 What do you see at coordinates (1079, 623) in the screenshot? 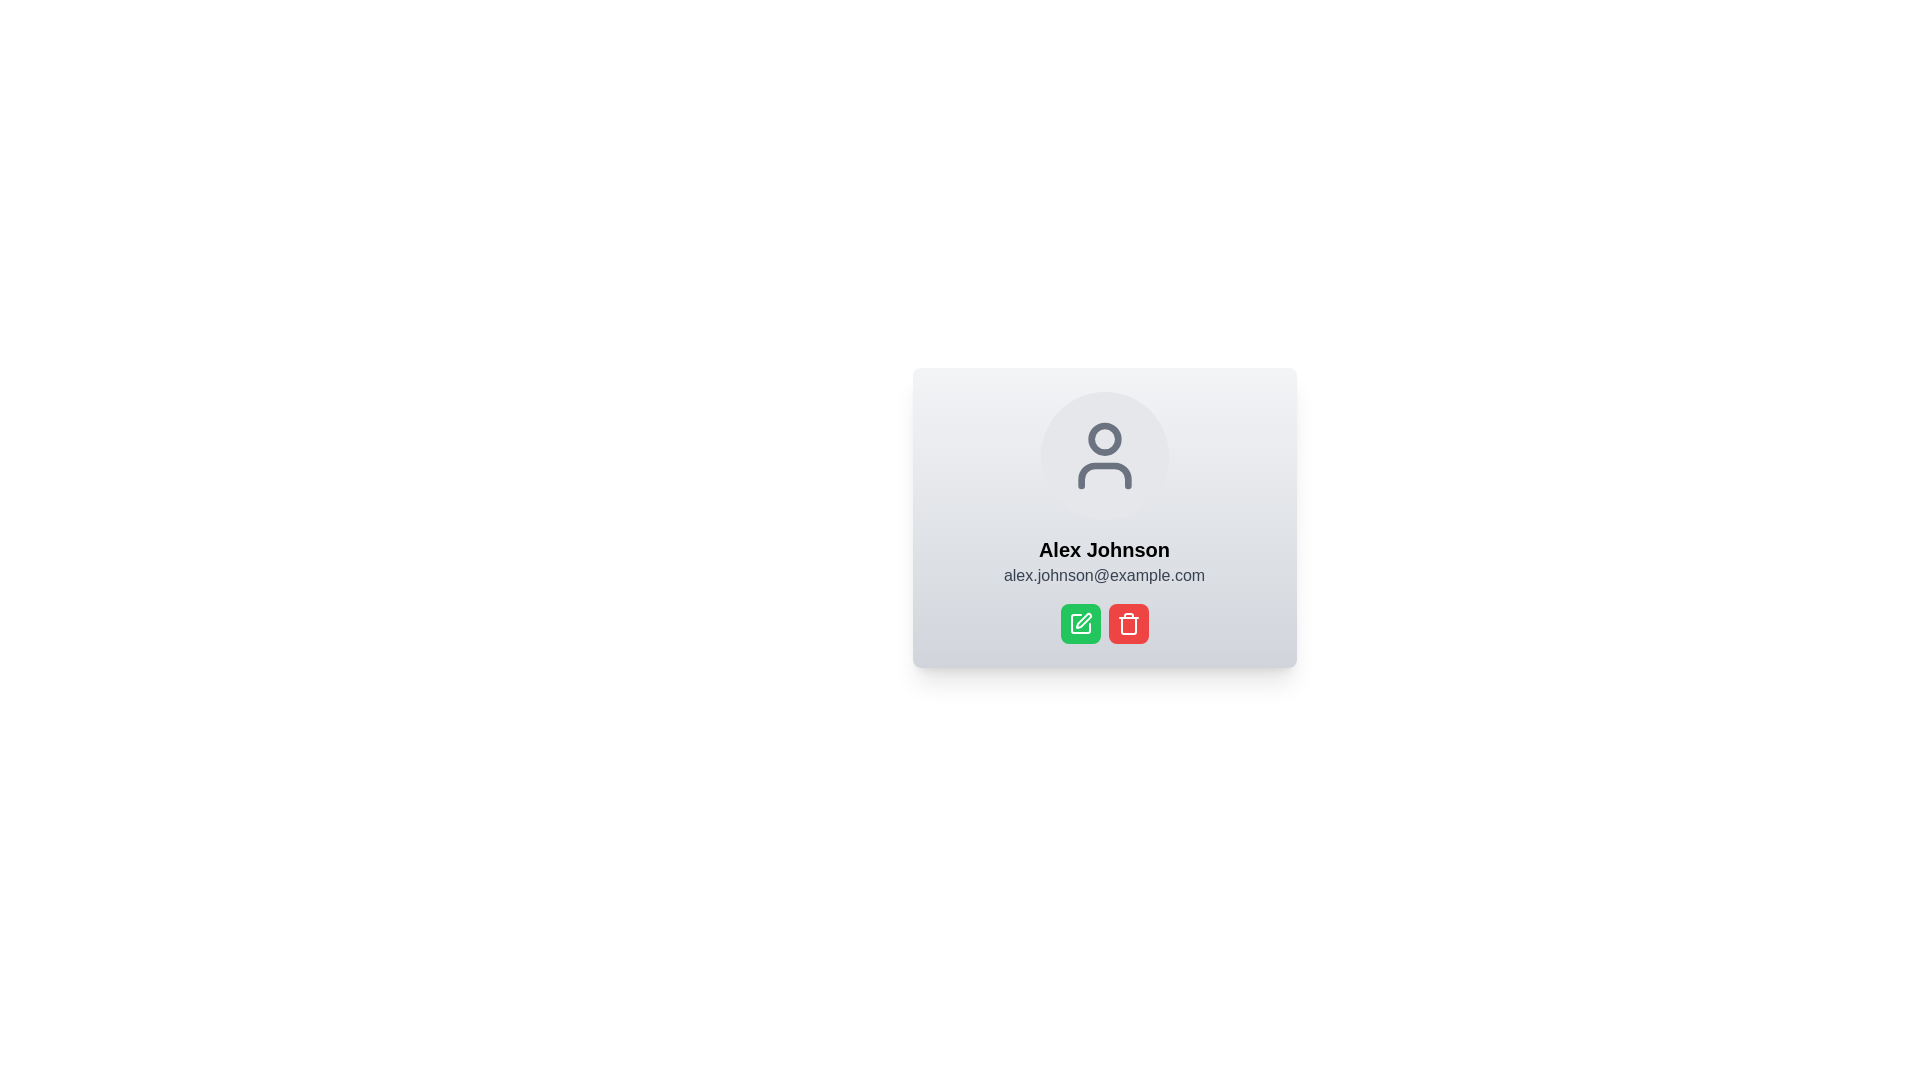
I see `the green square-shaped button with rounded corners and a white pen icon in the center, located at the bottom center of the card` at bounding box center [1079, 623].